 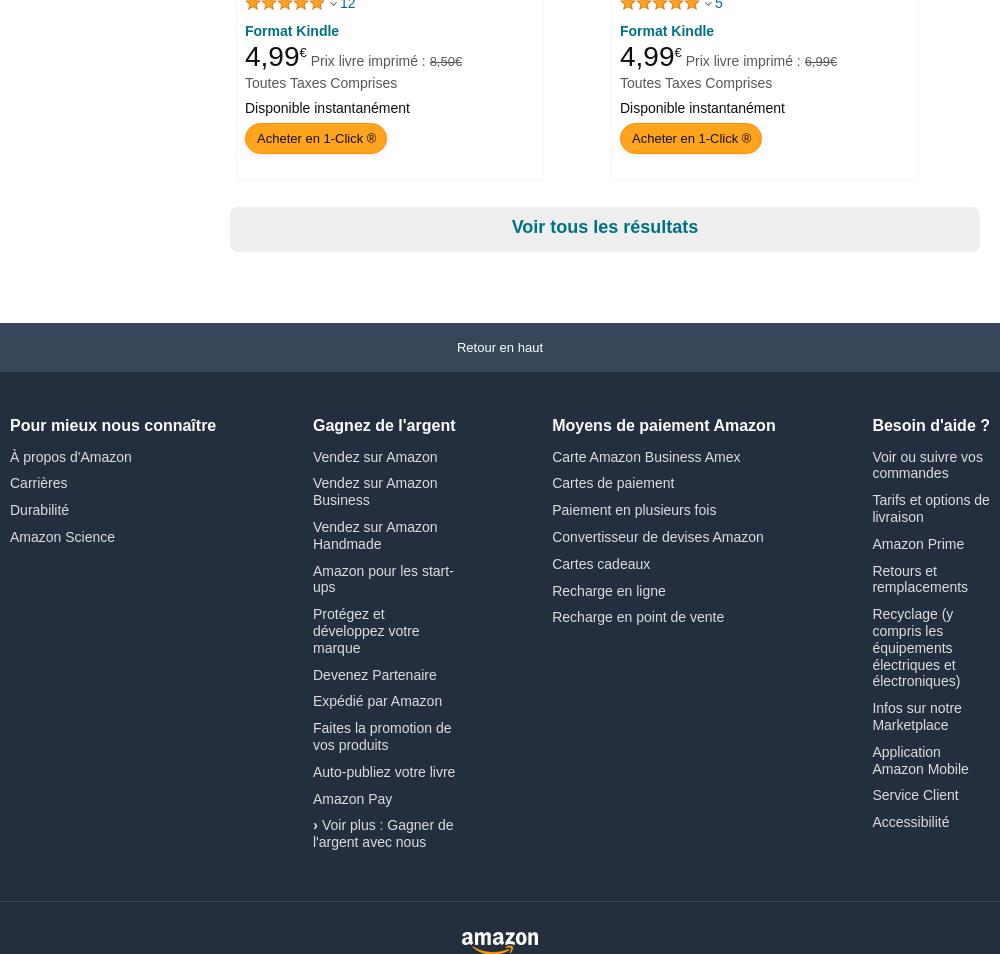 What do you see at coordinates (10, 534) in the screenshot?
I see `'Amazon Science'` at bounding box center [10, 534].